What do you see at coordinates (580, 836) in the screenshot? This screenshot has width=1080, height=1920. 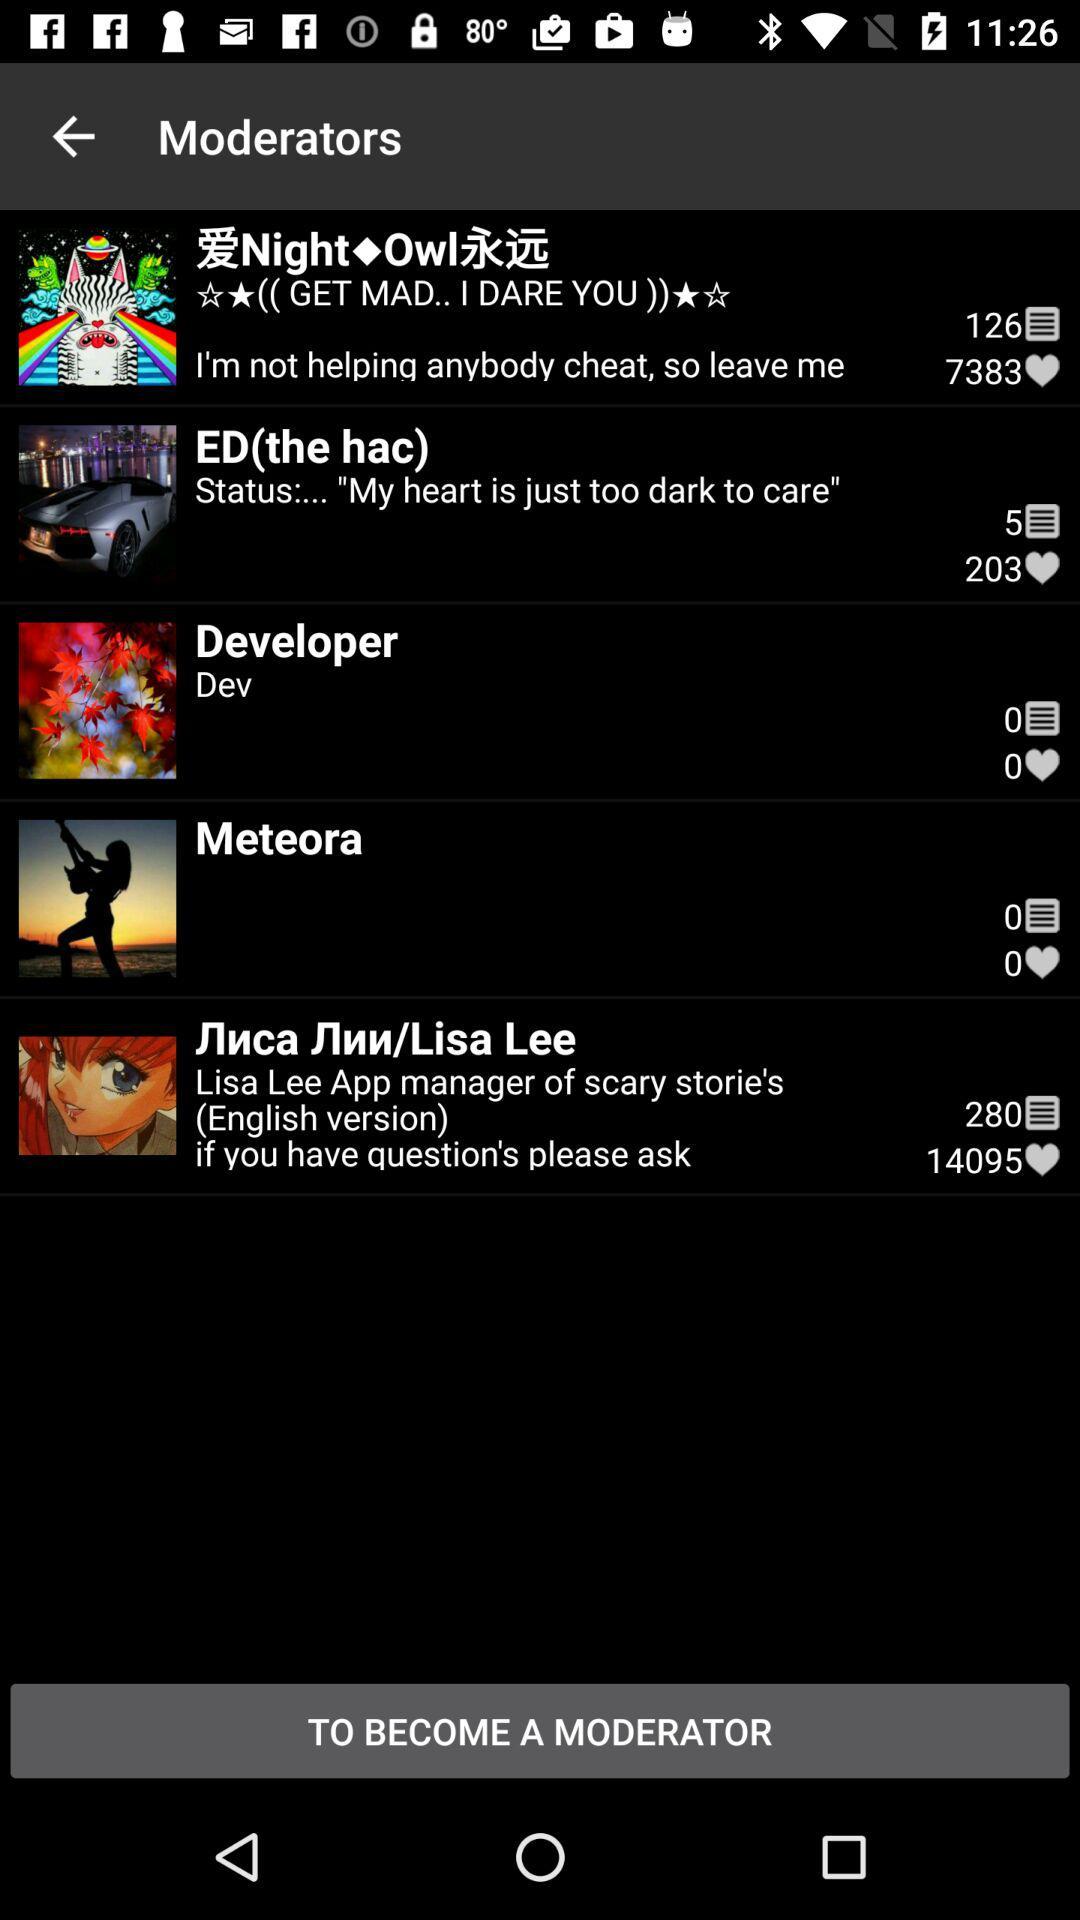 I see `icon to the left of the 0` at bounding box center [580, 836].